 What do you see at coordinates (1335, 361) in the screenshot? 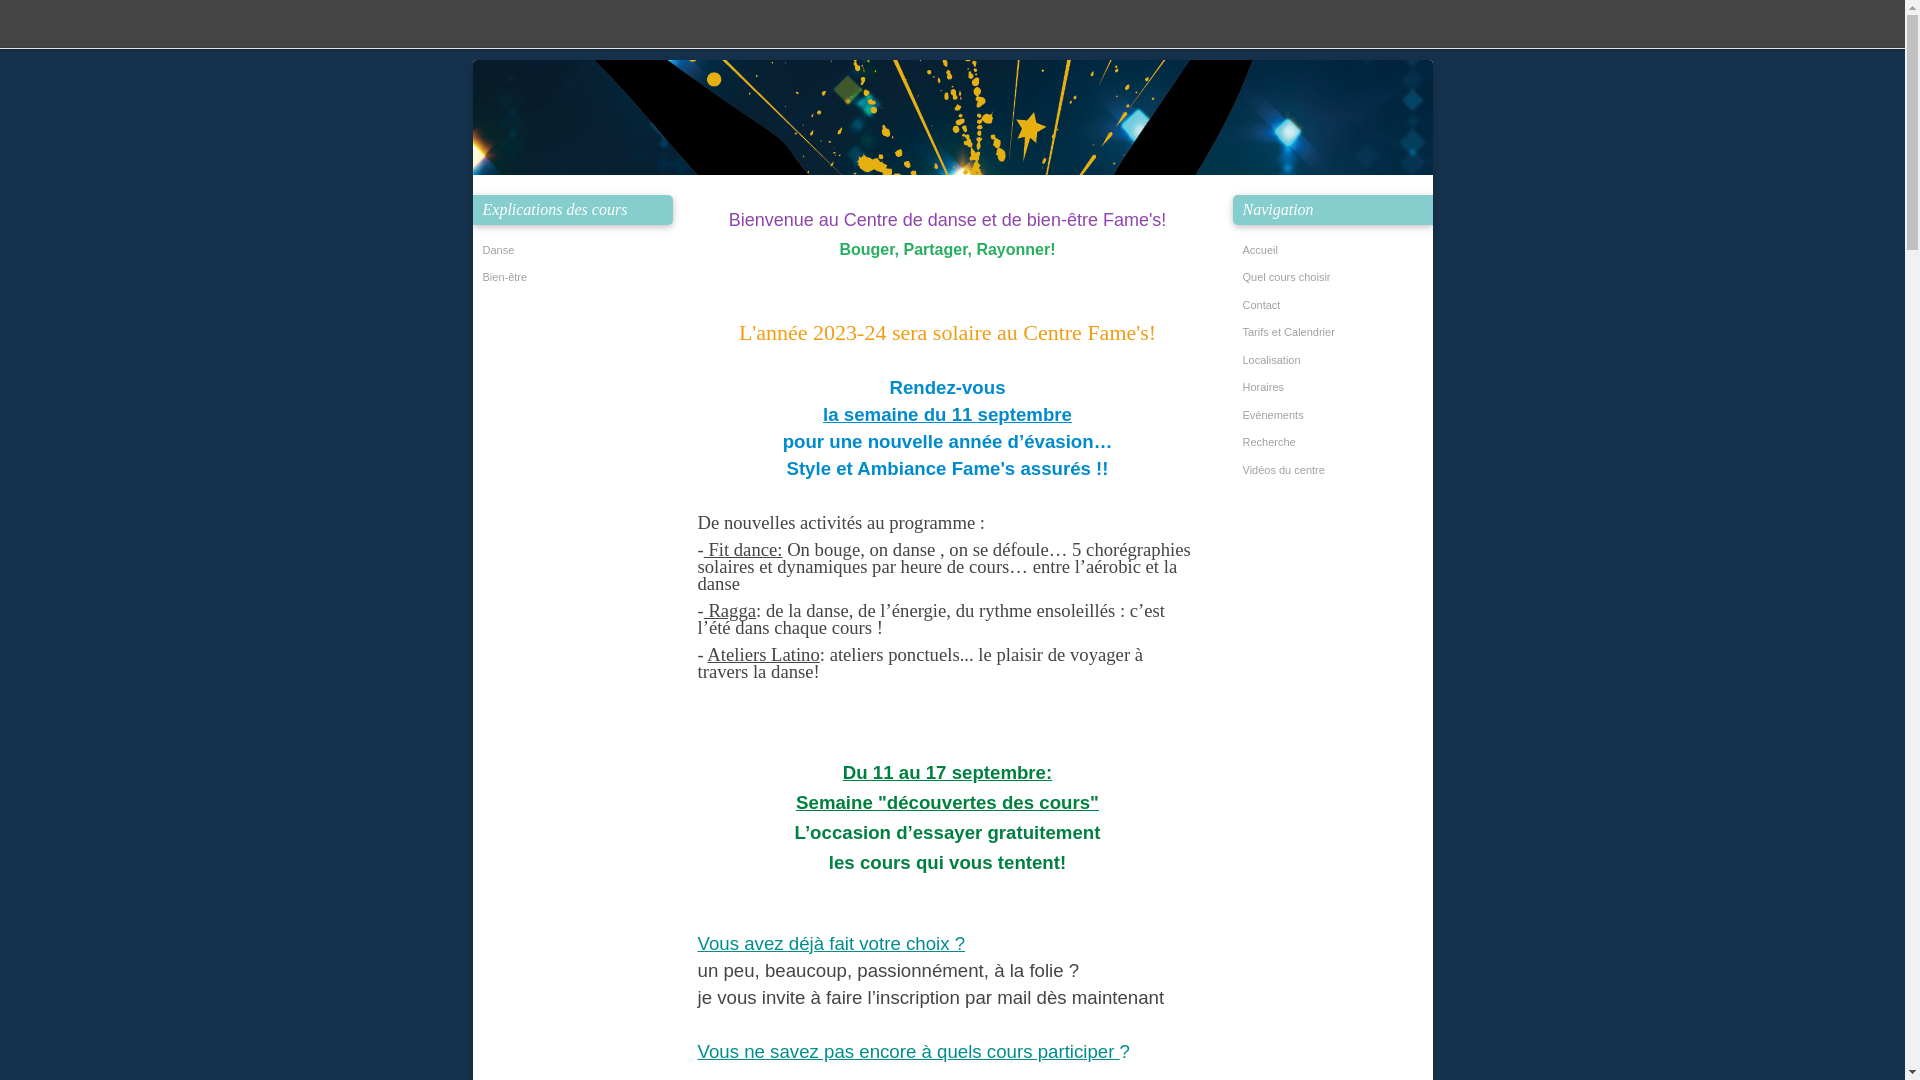
I see `'Localisation'` at bounding box center [1335, 361].